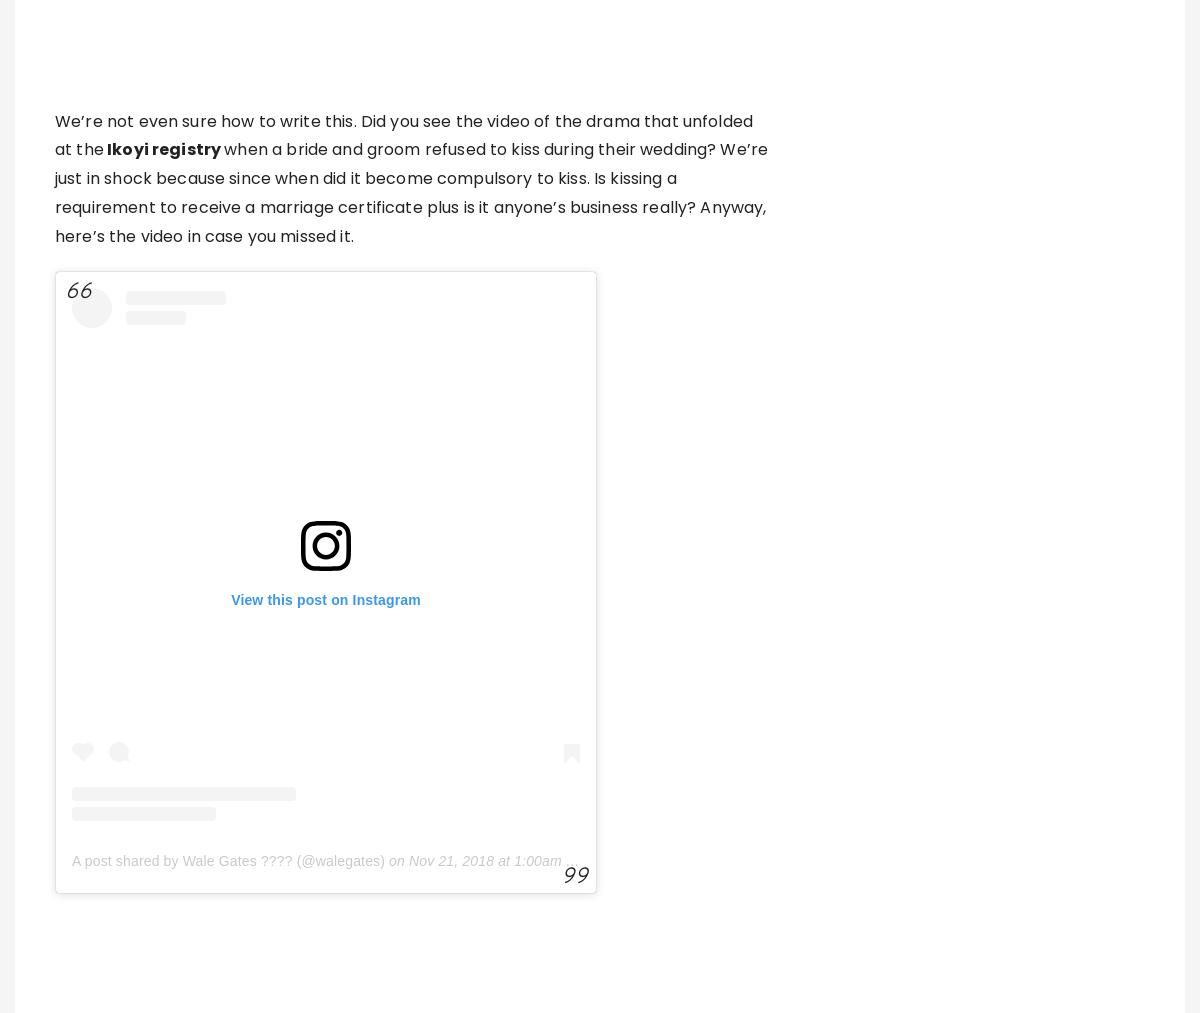  Describe the element at coordinates (325, 598) in the screenshot. I see `'View this post on Instagram'` at that location.